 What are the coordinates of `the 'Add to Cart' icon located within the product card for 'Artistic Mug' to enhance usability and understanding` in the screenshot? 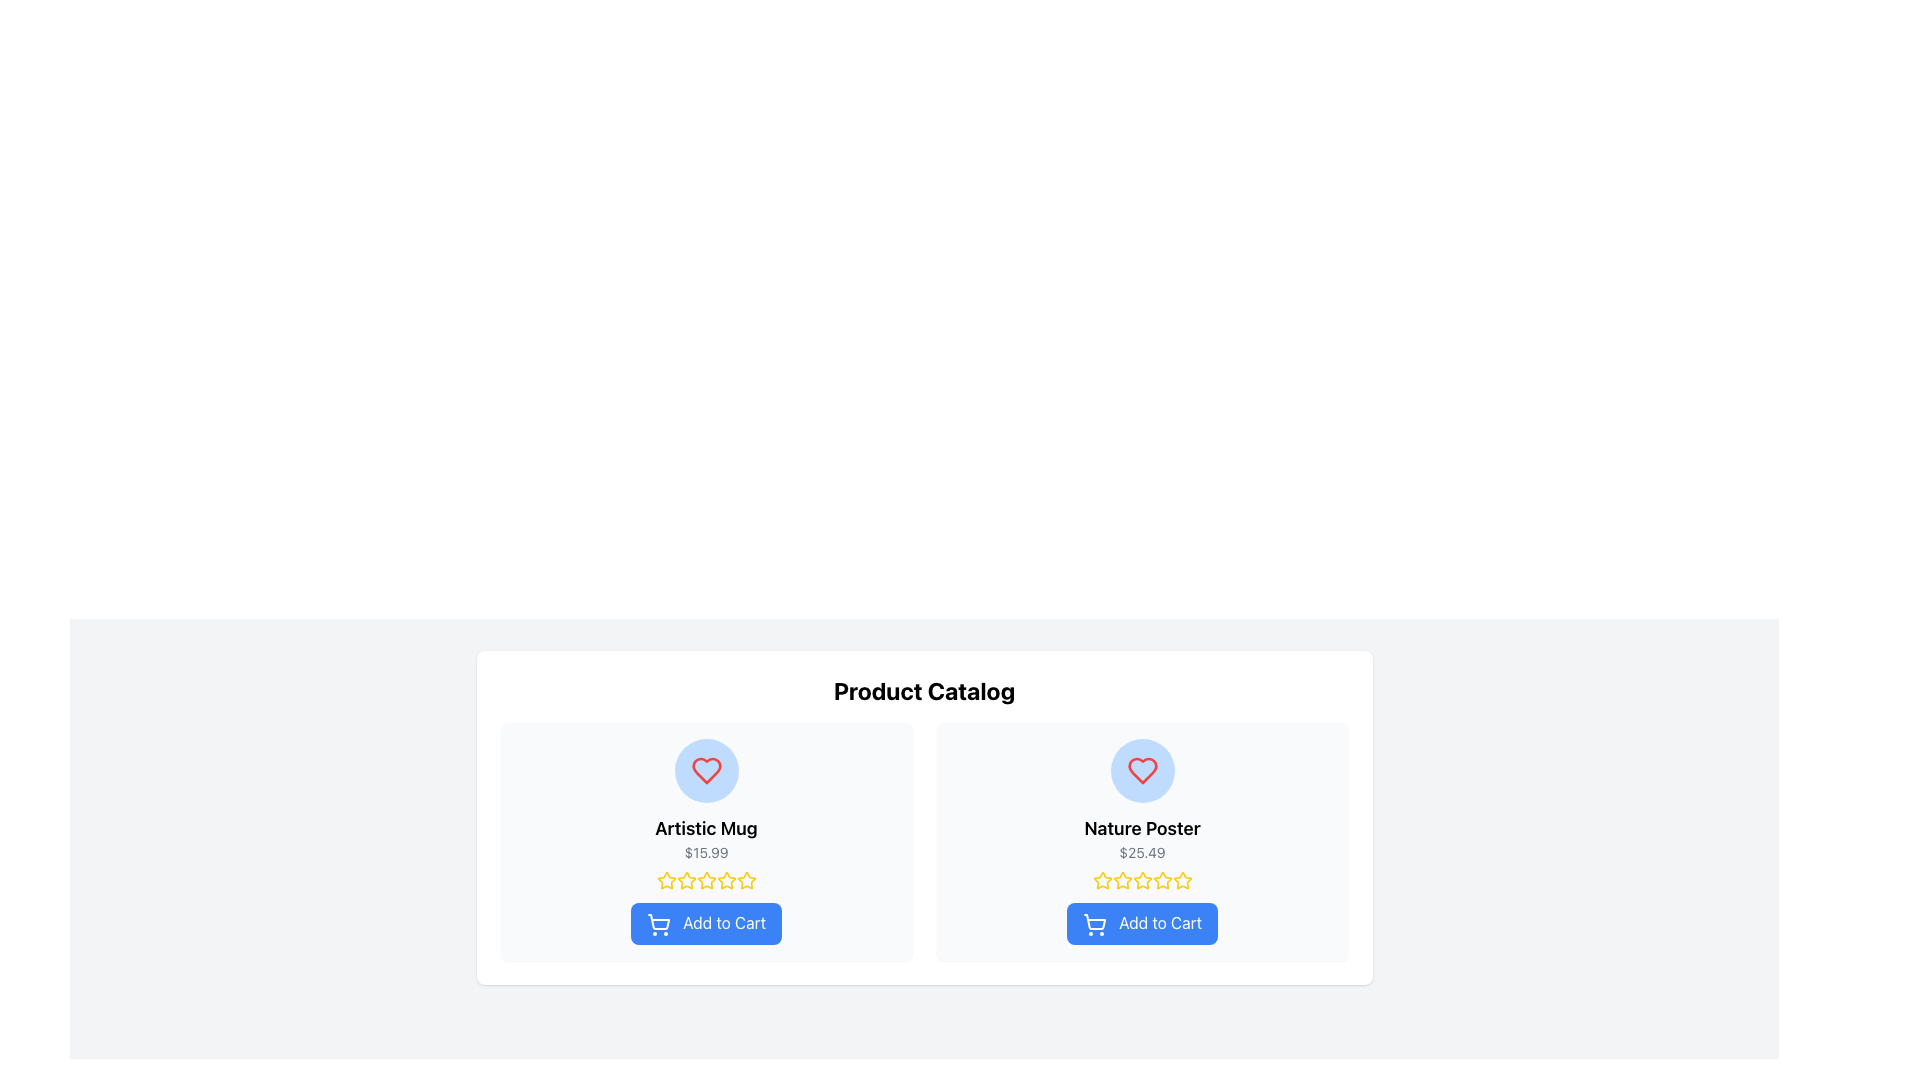 It's located at (658, 924).